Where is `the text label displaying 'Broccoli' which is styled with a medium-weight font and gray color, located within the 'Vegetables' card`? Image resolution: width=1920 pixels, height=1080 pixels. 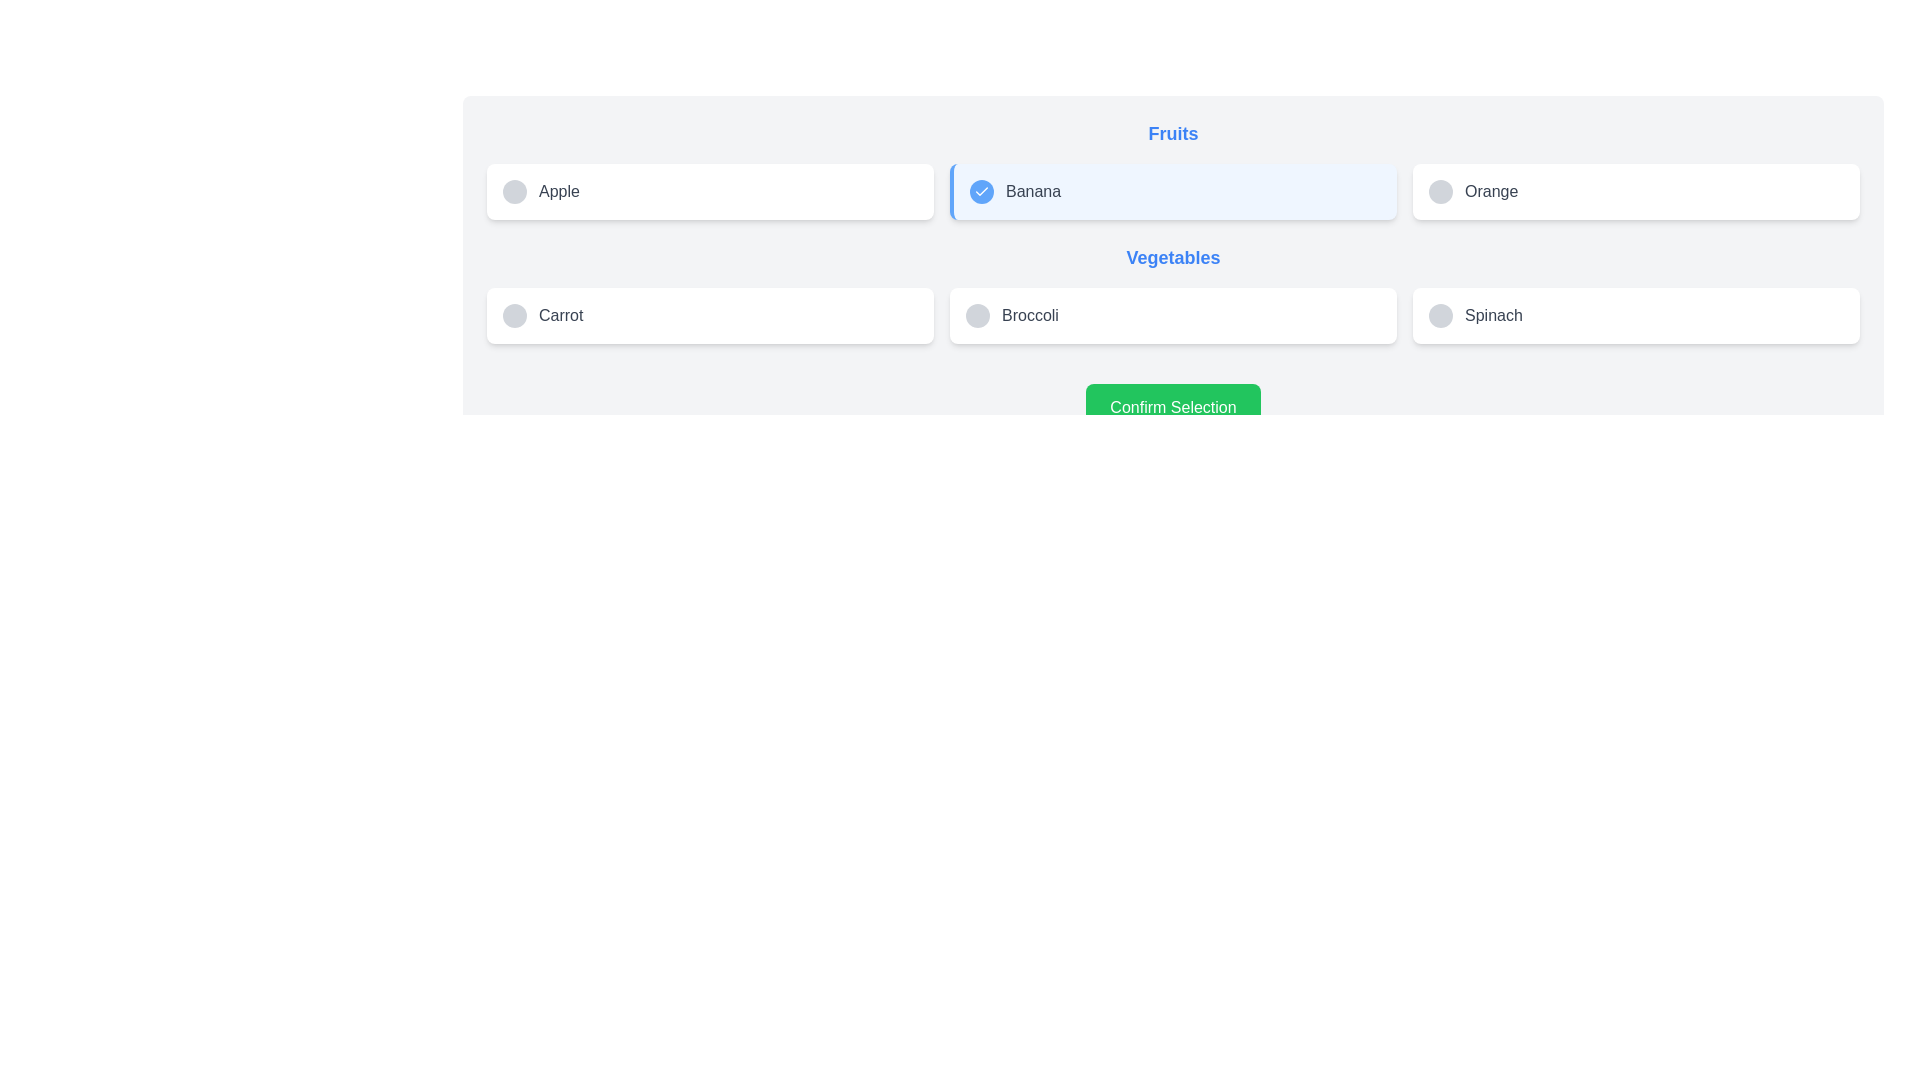 the text label displaying 'Broccoli' which is styled with a medium-weight font and gray color, located within the 'Vegetables' card is located at coordinates (1030, 315).